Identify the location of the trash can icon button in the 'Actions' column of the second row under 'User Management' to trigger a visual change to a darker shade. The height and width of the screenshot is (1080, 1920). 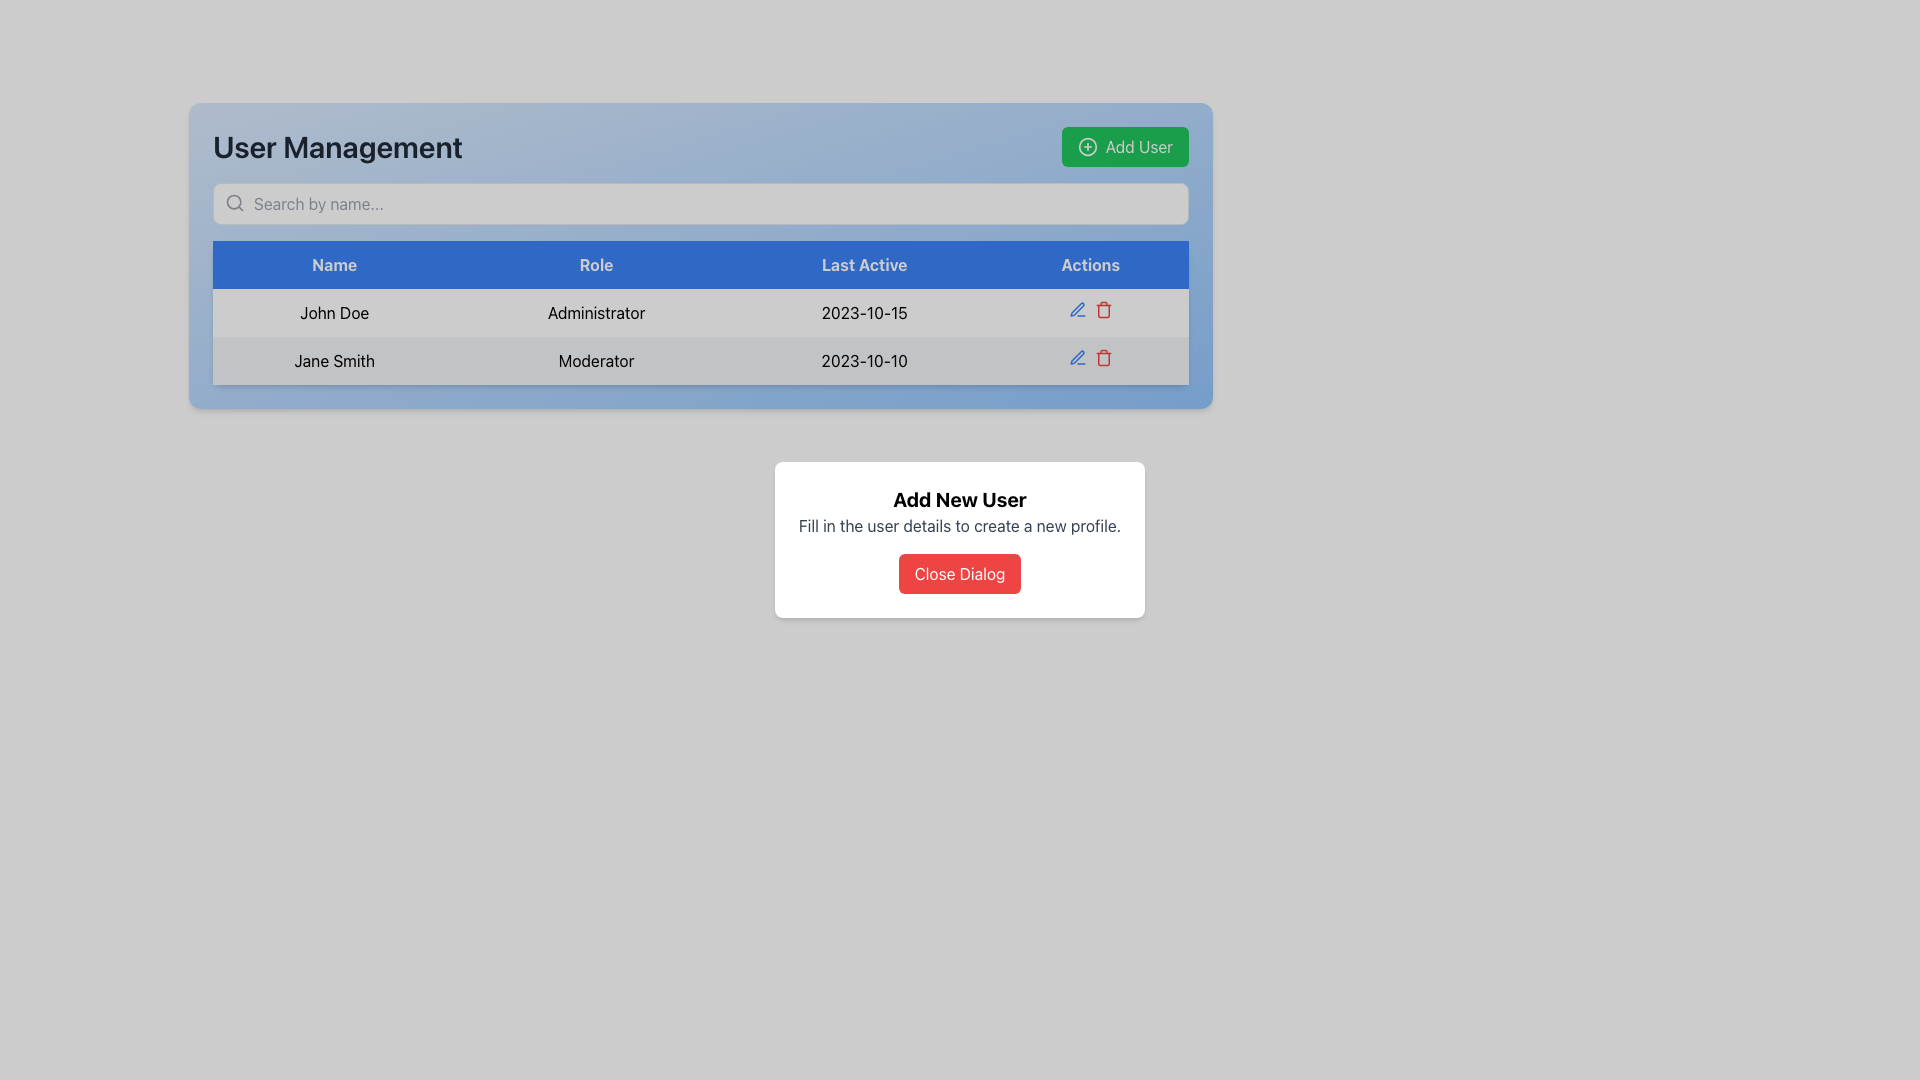
(1102, 309).